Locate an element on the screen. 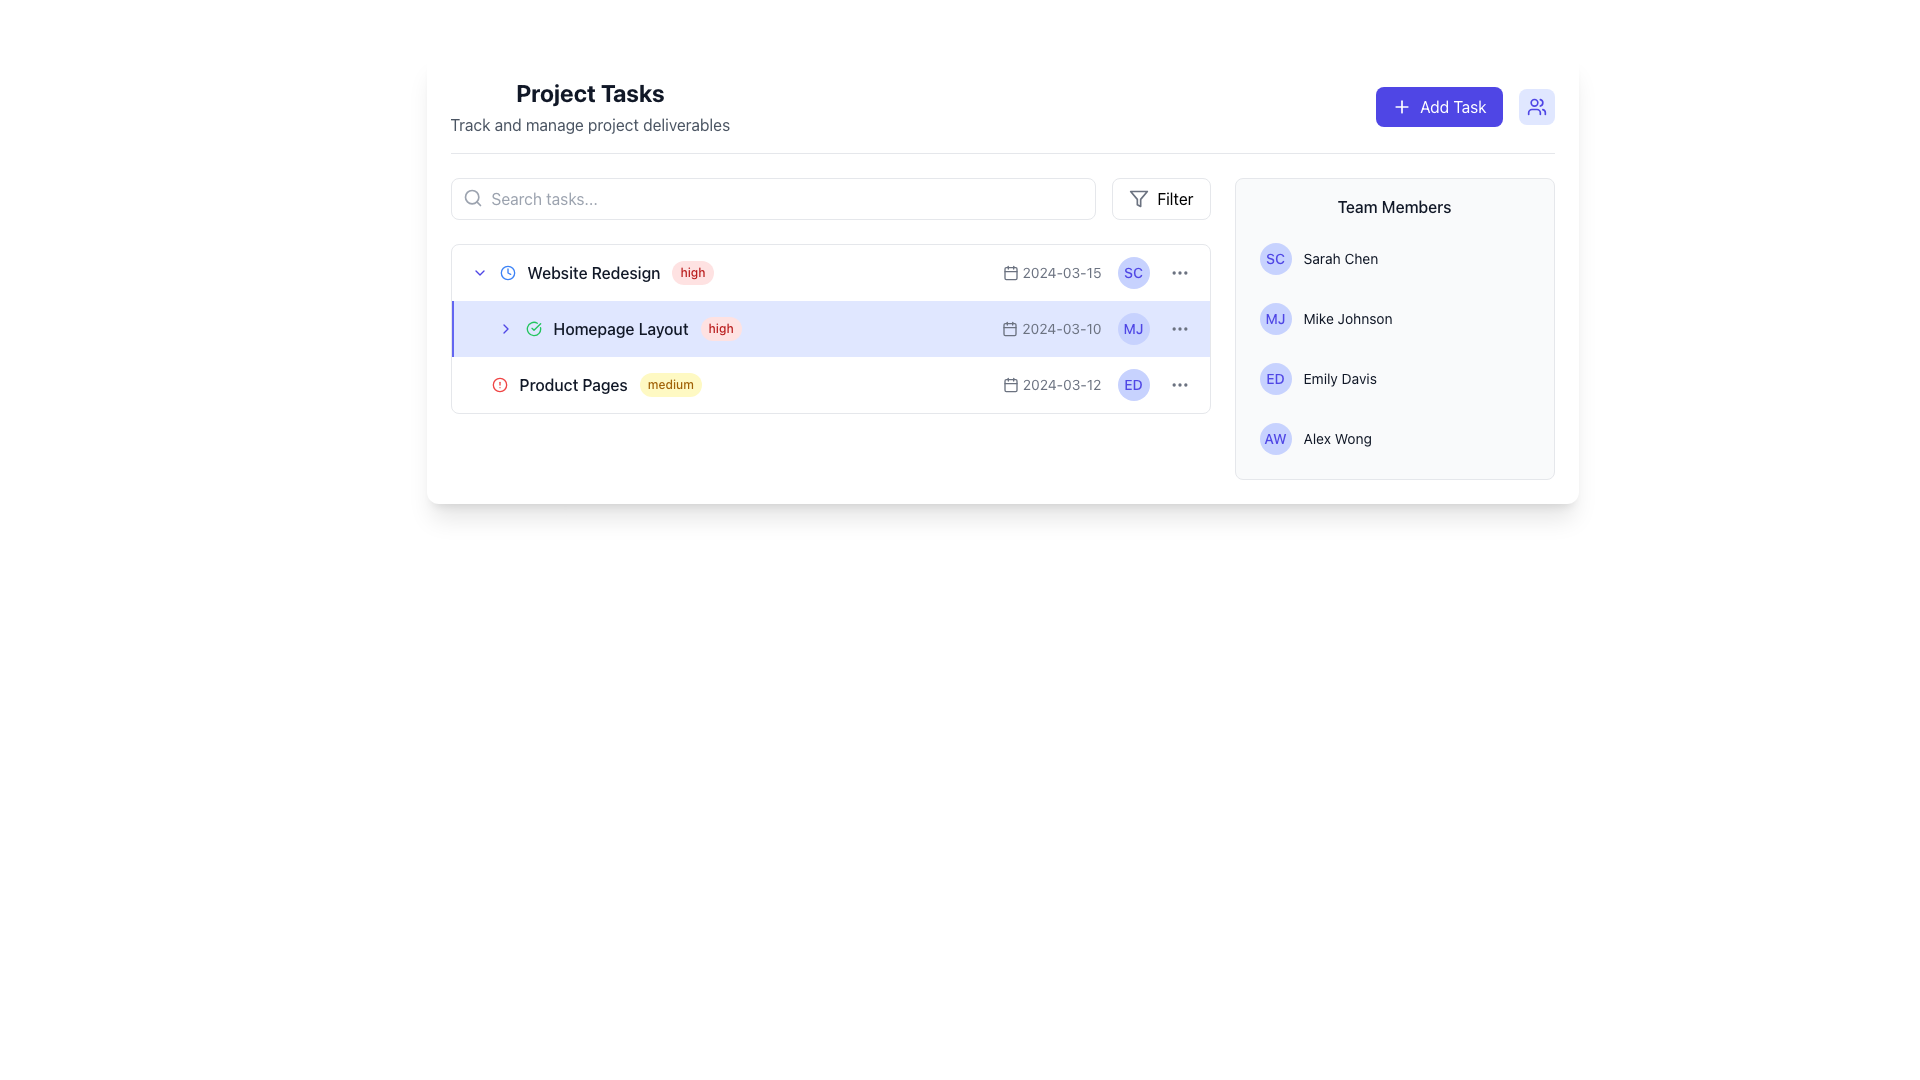  the Text label that serves as a title for the task 'Homepage Layout', positioned between the circular checkmark icon and the red priority label marked 'high' is located at coordinates (620, 327).